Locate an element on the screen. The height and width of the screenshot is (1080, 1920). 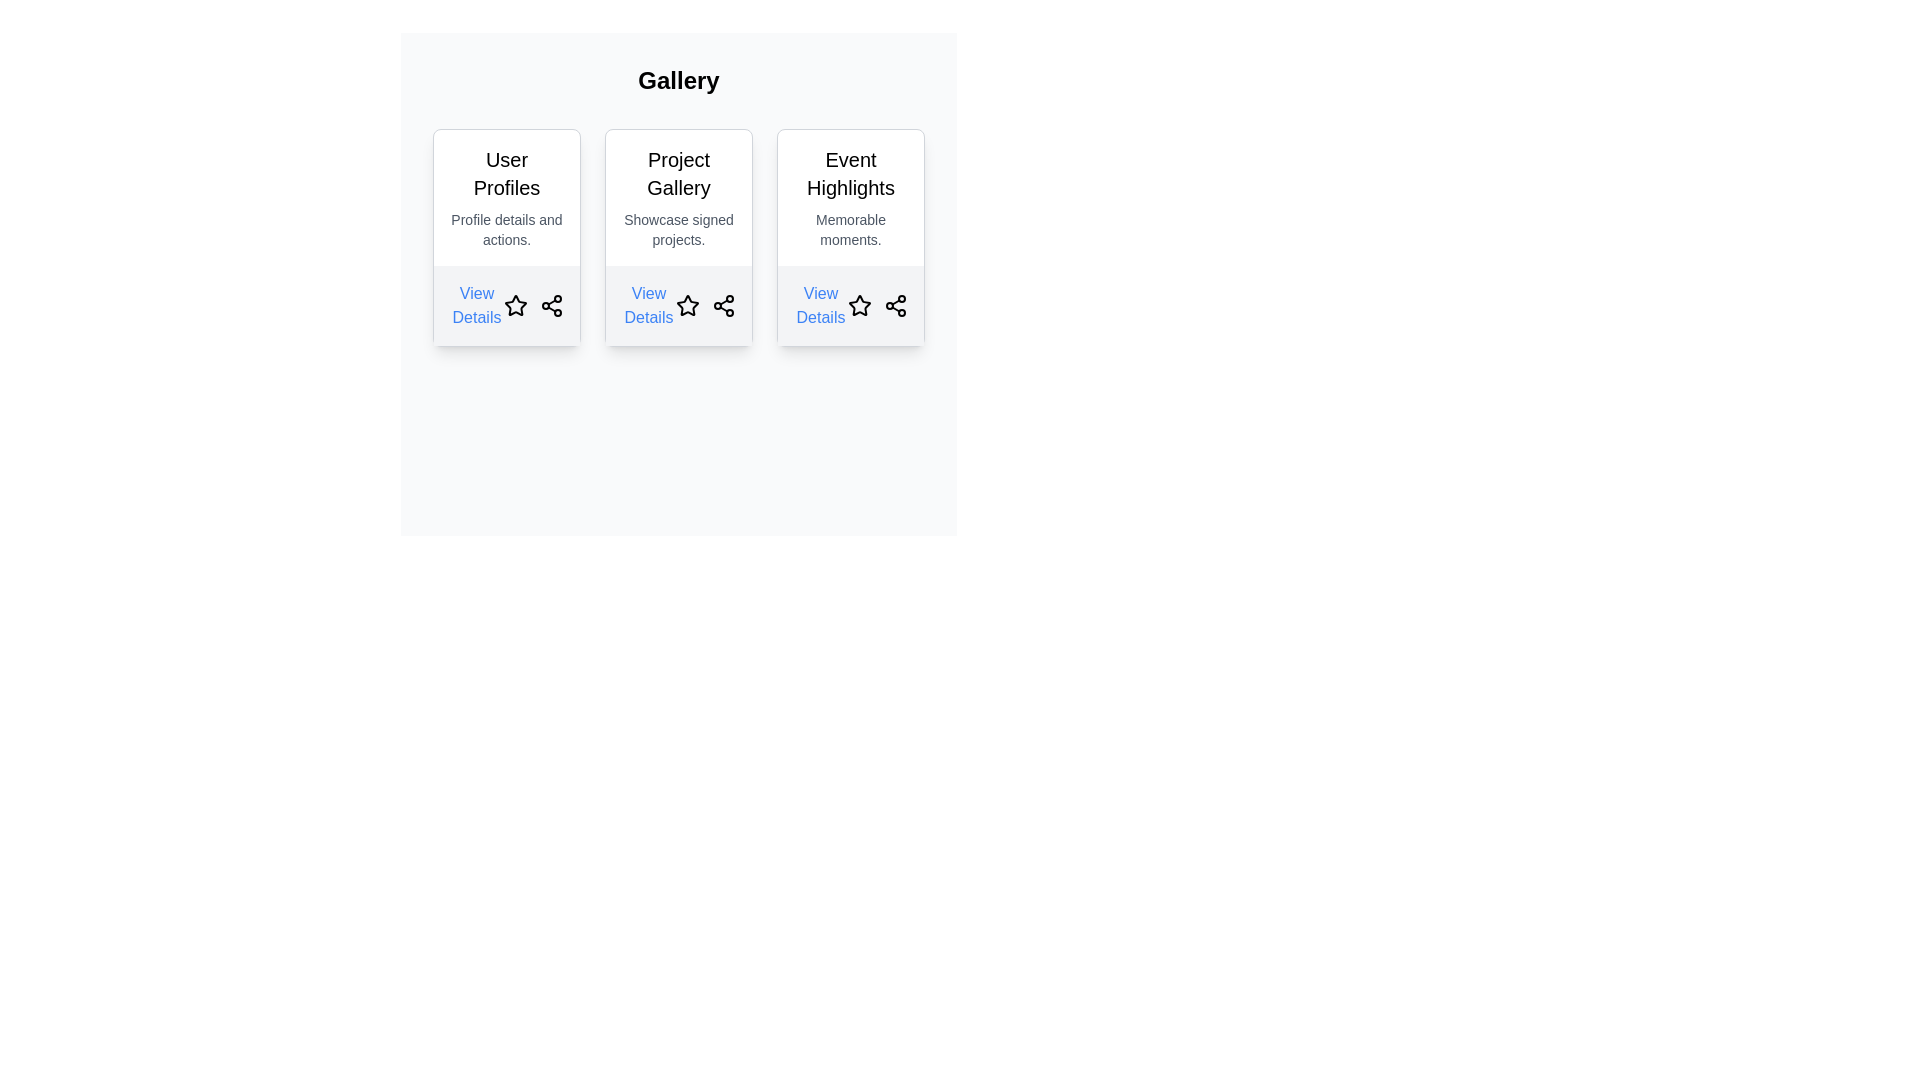
the 'User Profiles' hyperlink text located in the bottom left corner of the 'User Profiles' card is located at coordinates (475, 305).